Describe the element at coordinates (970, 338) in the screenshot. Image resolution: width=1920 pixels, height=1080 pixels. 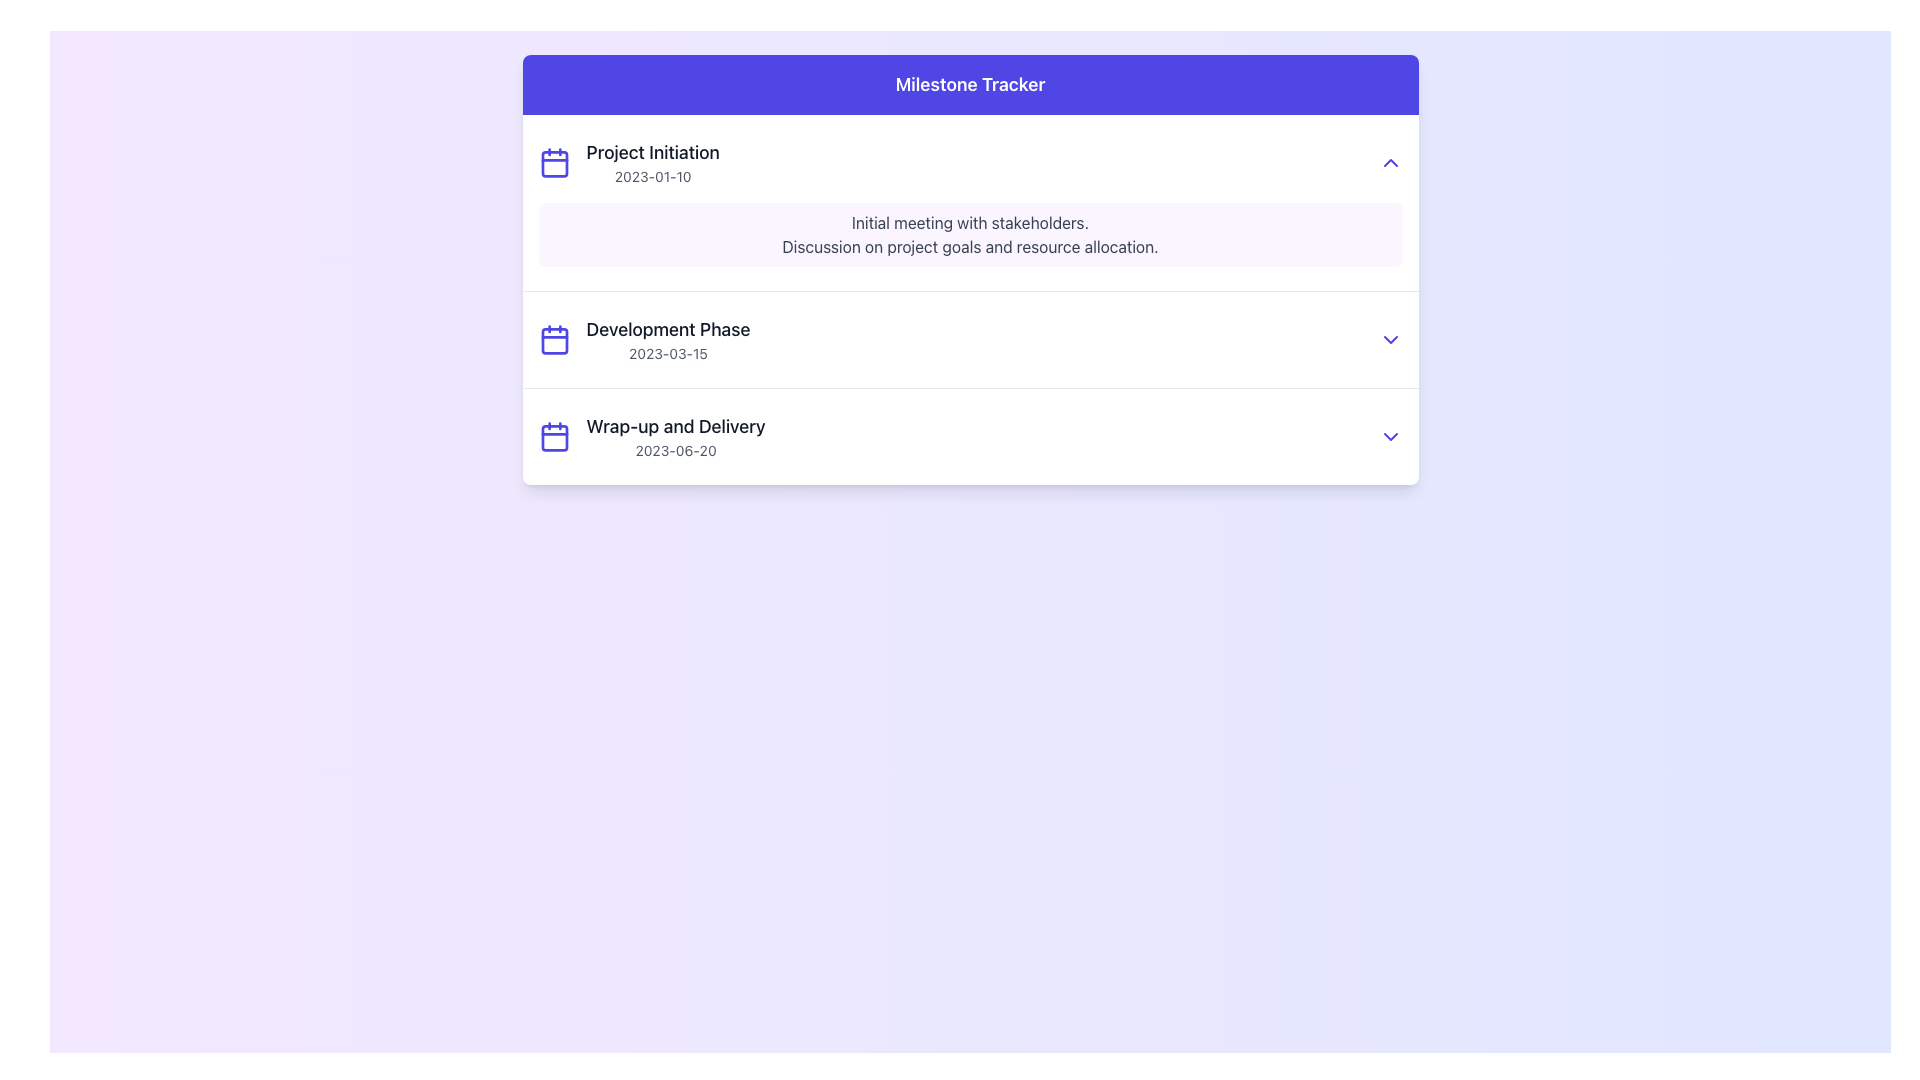
I see `the arrow of the 'Development Phase' dropdown toggle` at that location.